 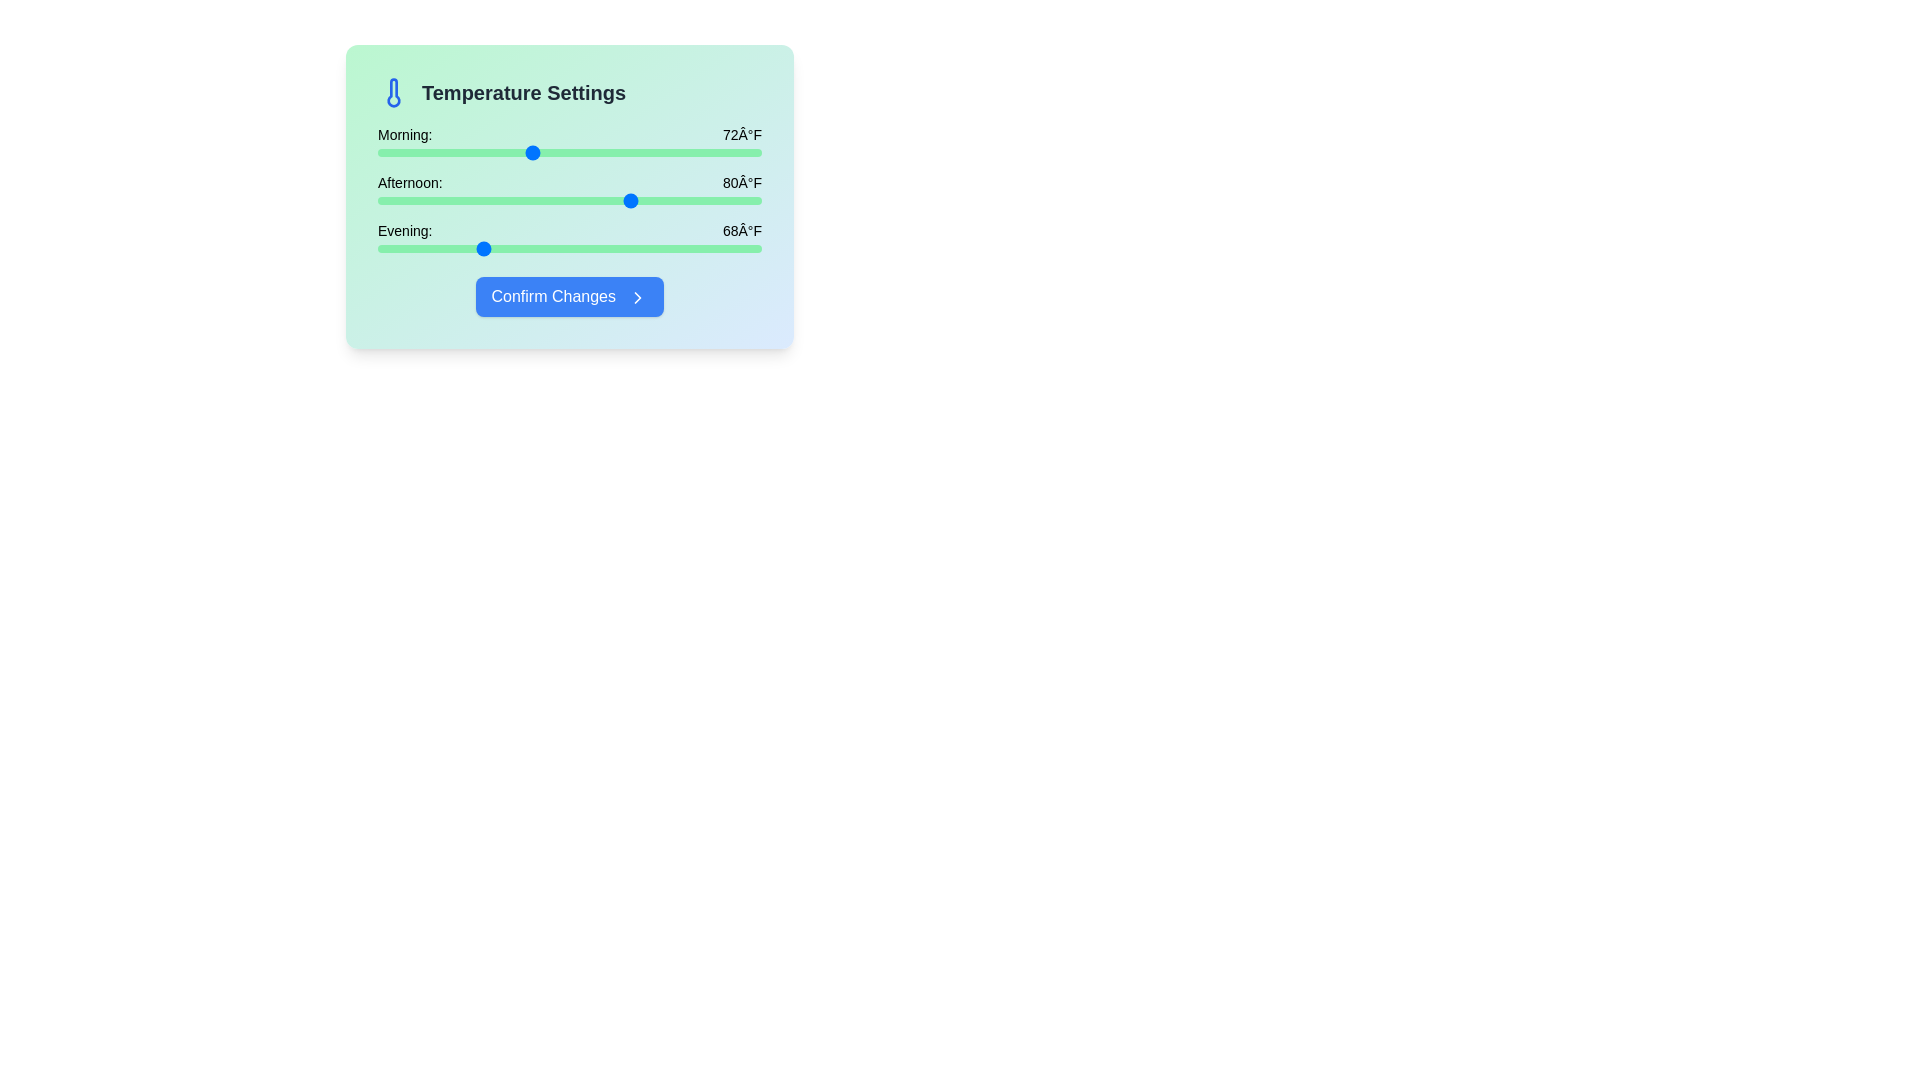 What do you see at coordinates (672, 152) in the screenshot?
I see `the morning temperature slider to 83°F` at bounding box center [672, 152].